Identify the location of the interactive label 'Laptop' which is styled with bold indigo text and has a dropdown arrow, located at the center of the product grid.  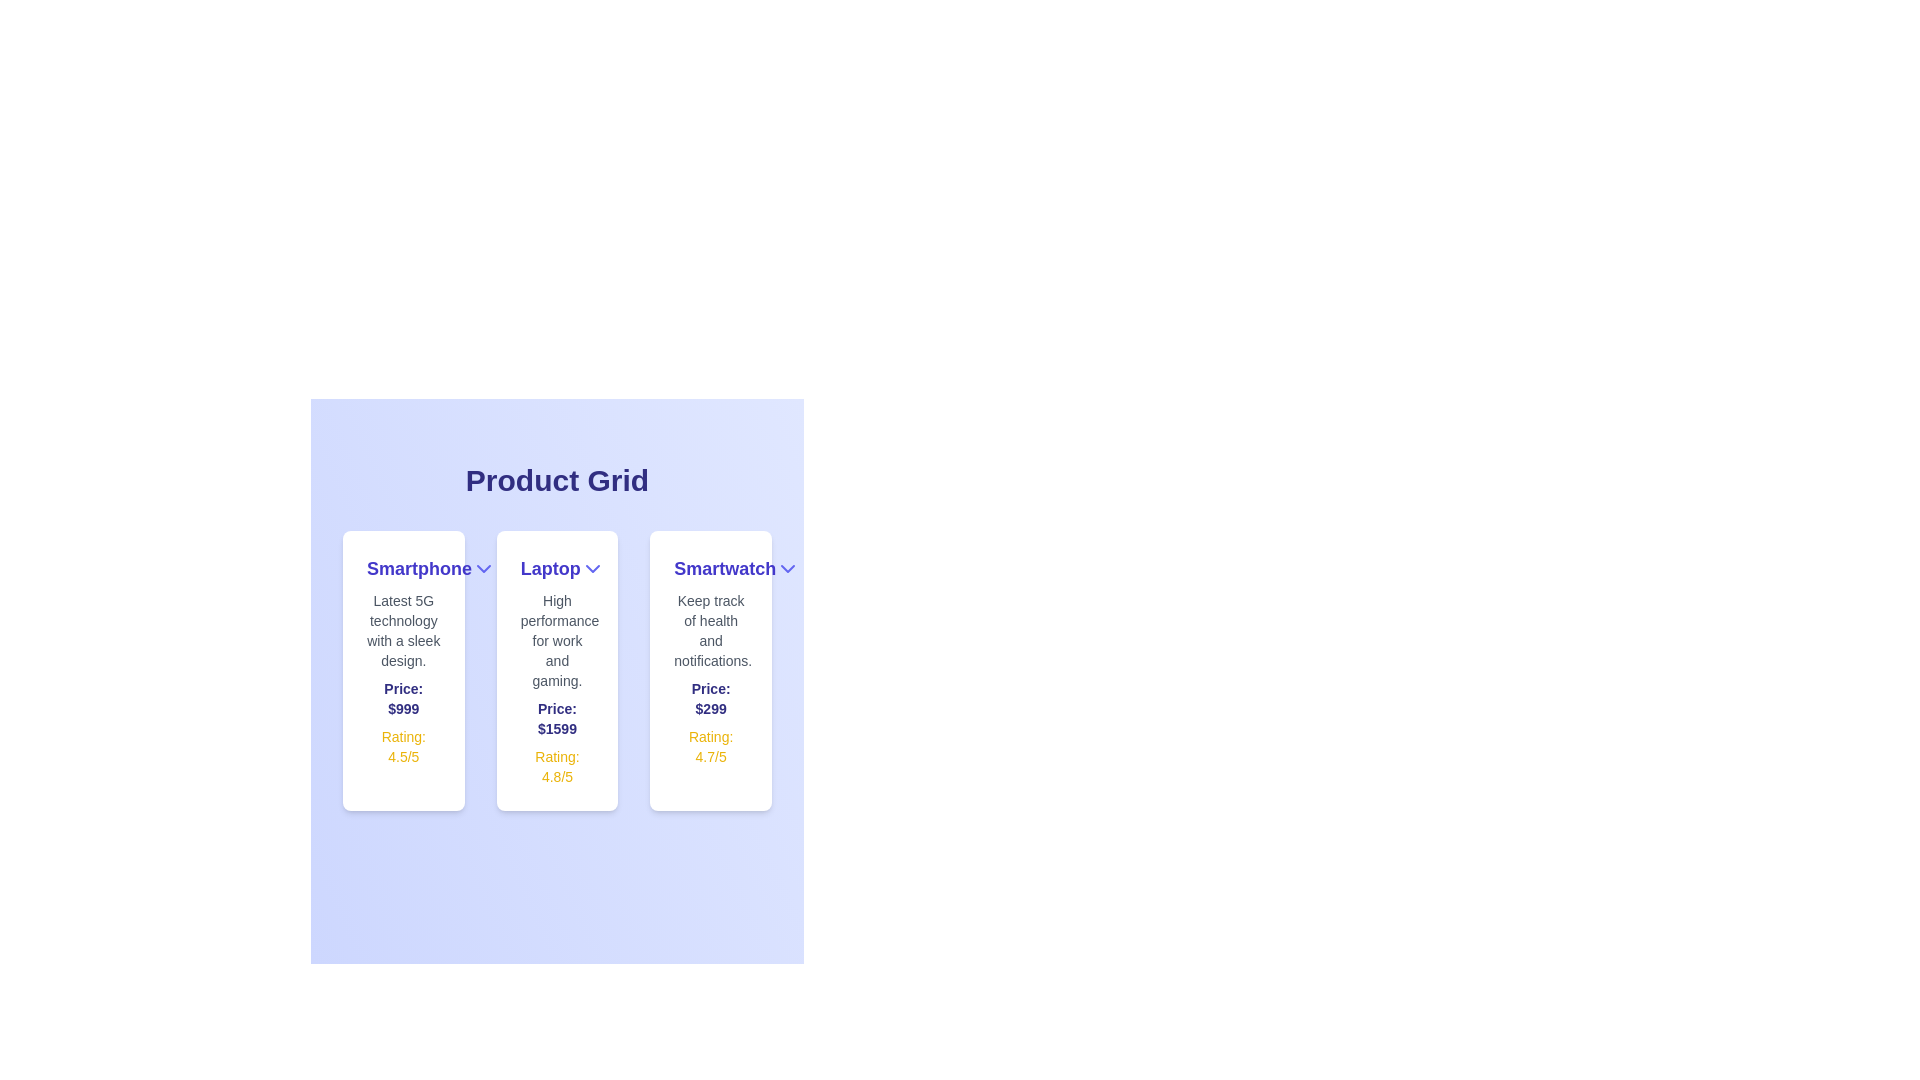
(557, 569).